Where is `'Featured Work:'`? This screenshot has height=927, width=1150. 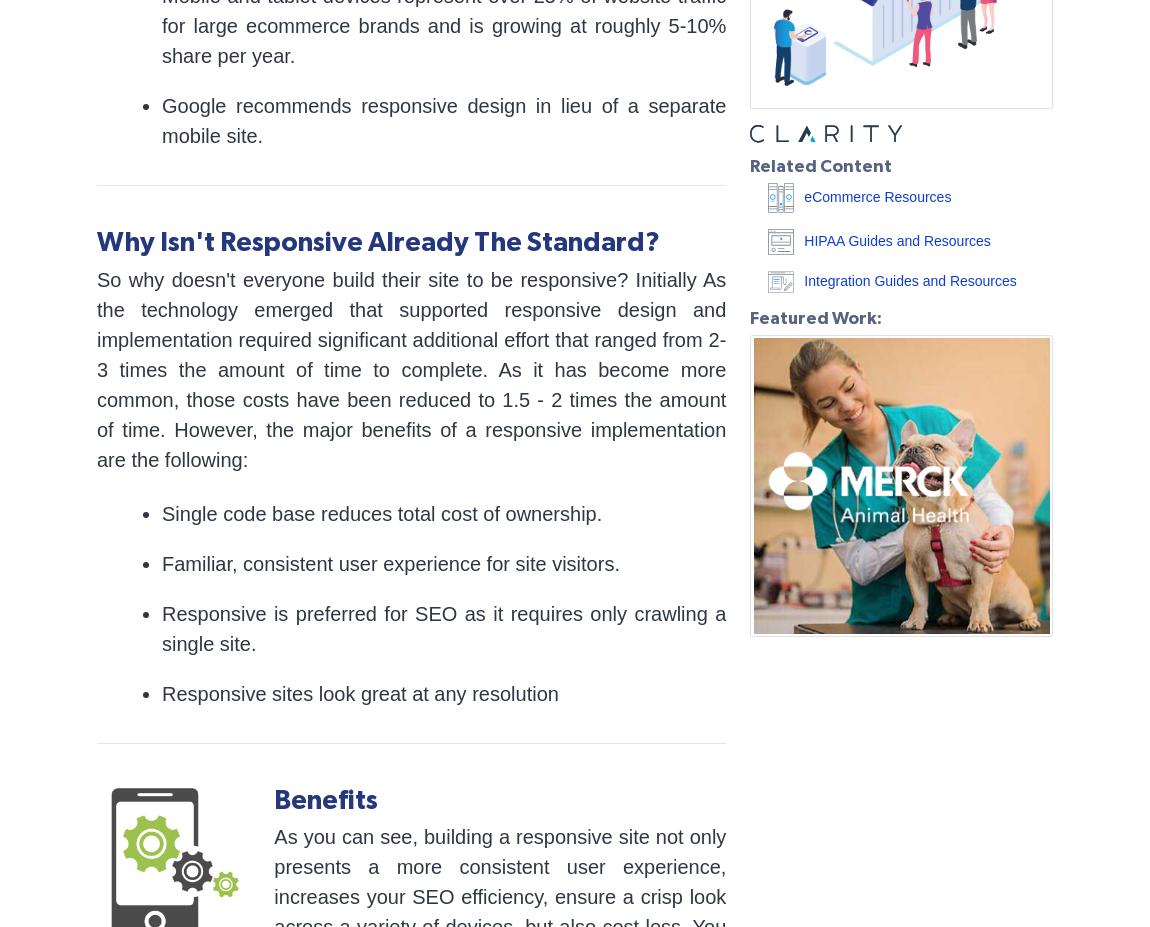
'Featured Work:' is located at coordinates (749, 316).